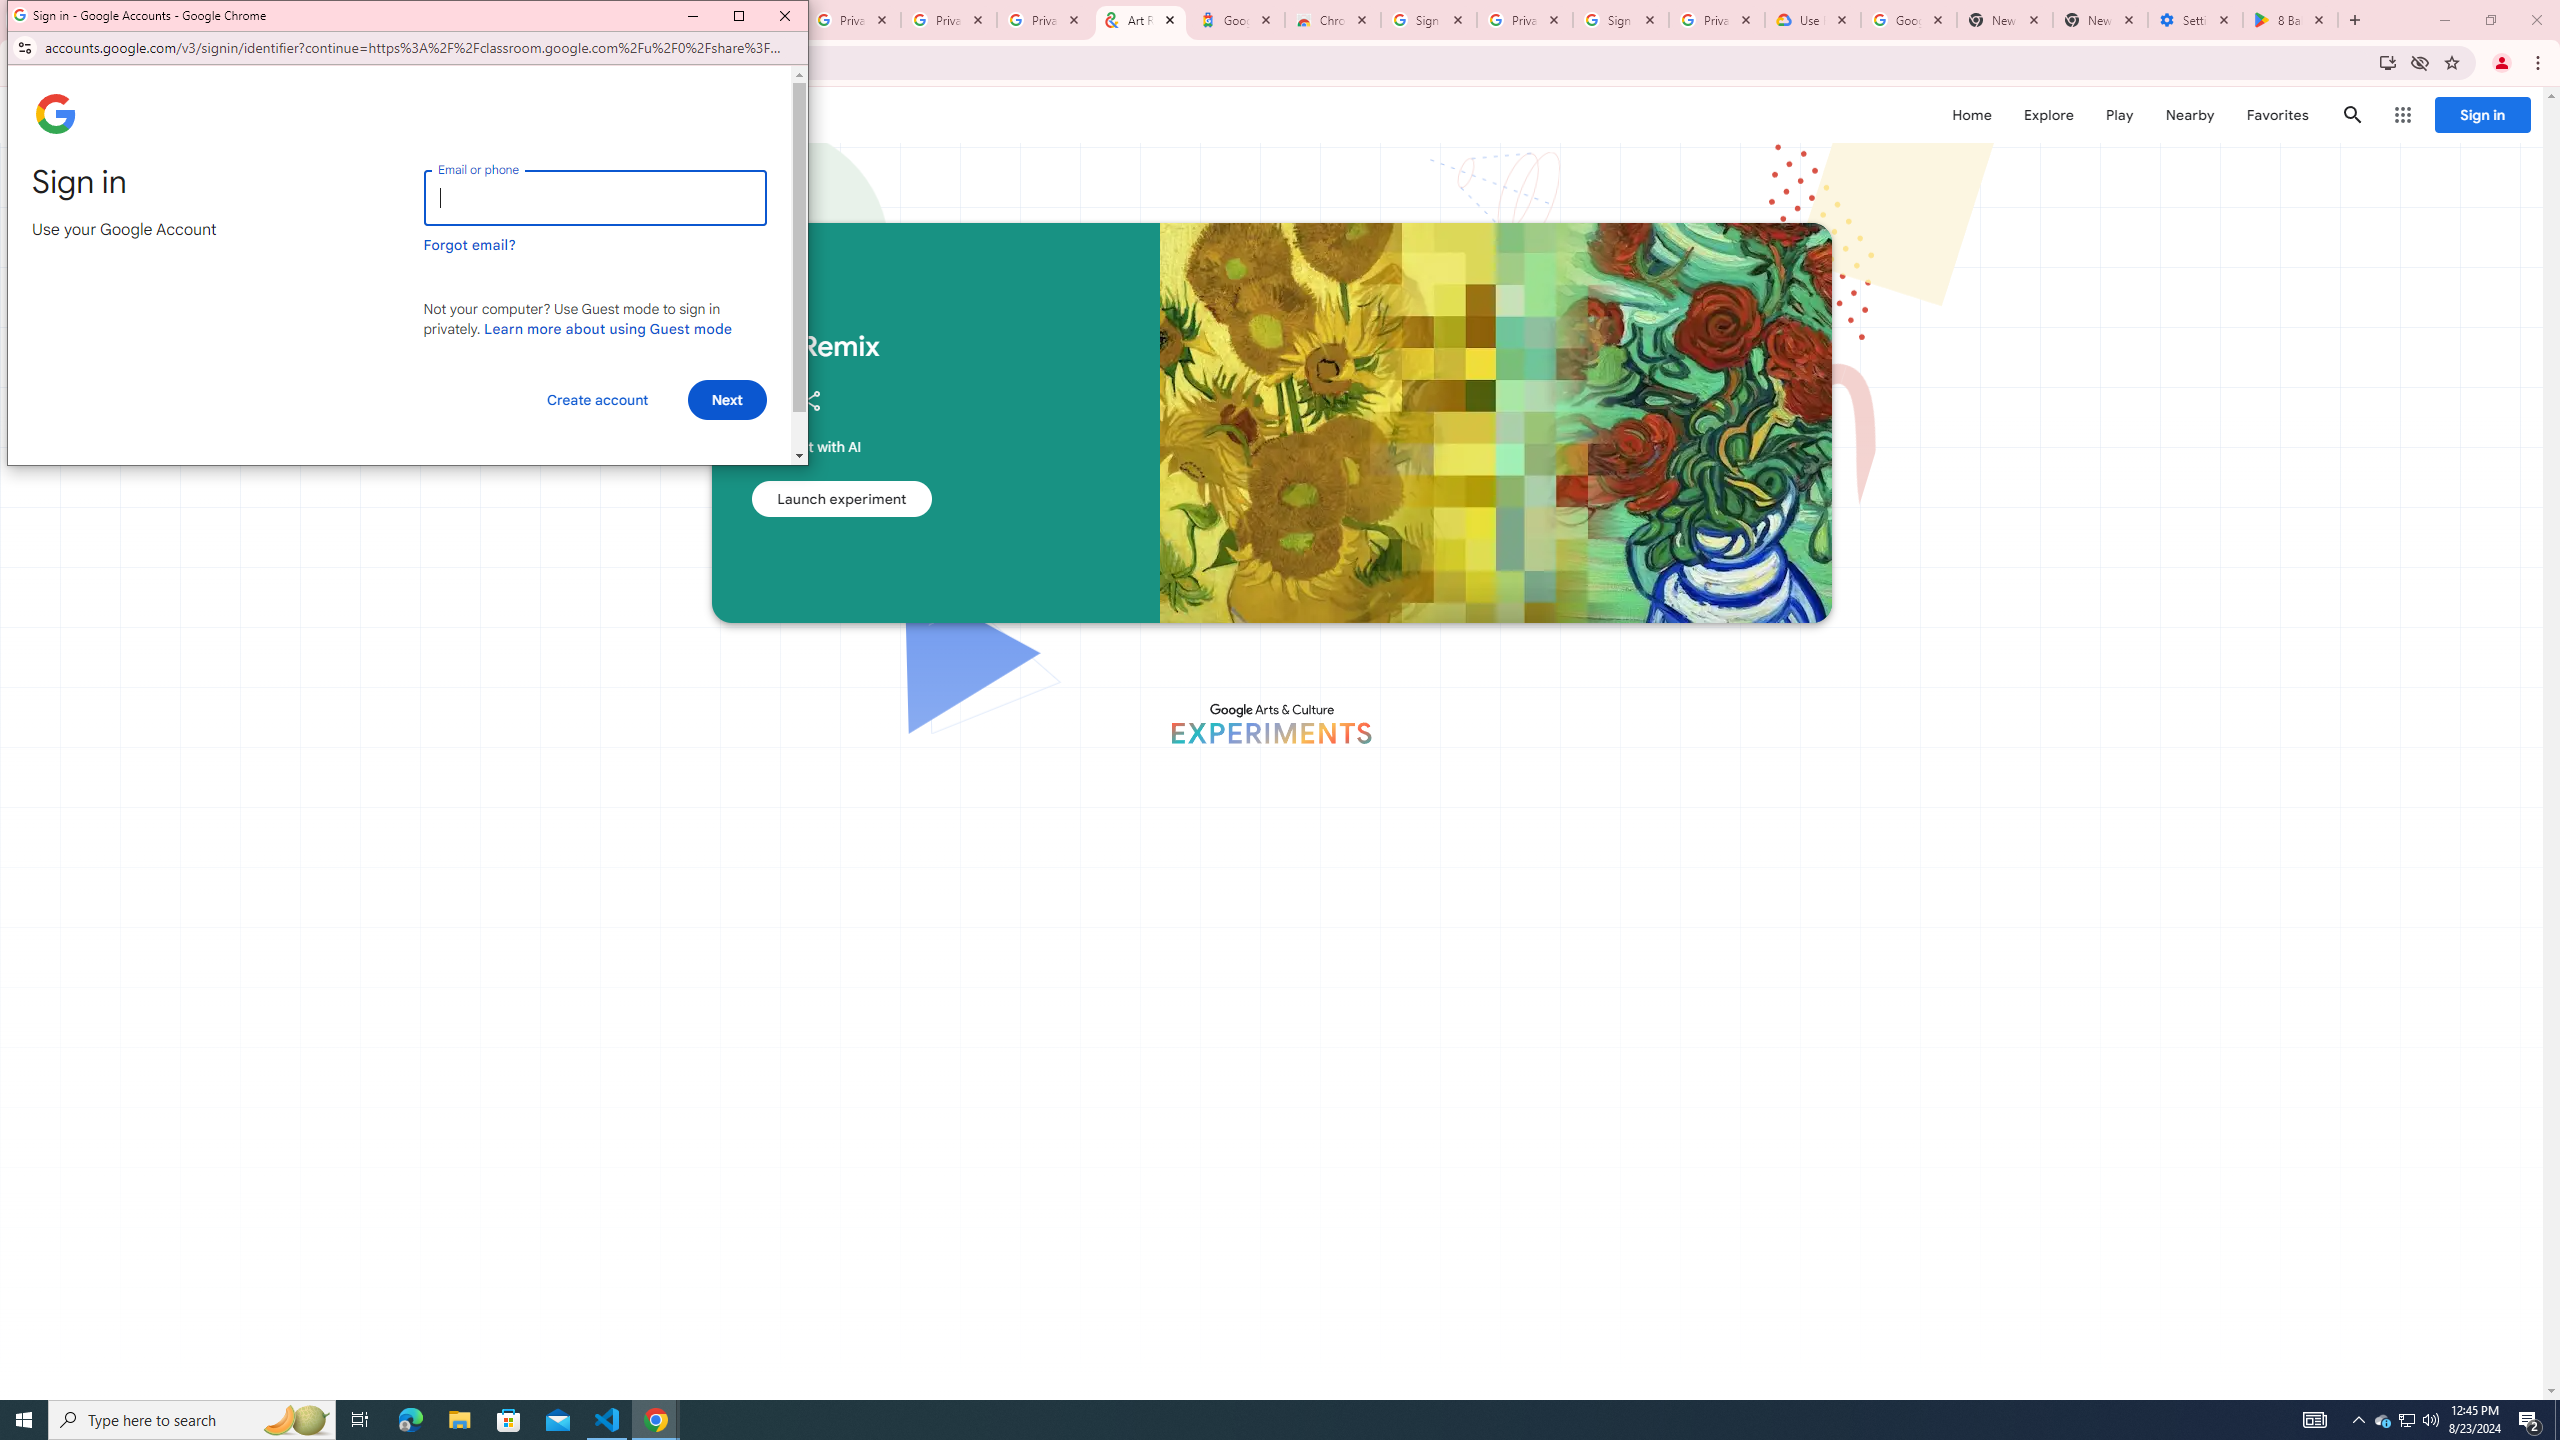  Describe the element at coordinates (2315, 1418) in the screenshot. I see `'AutomationID: 4105'` at that location.